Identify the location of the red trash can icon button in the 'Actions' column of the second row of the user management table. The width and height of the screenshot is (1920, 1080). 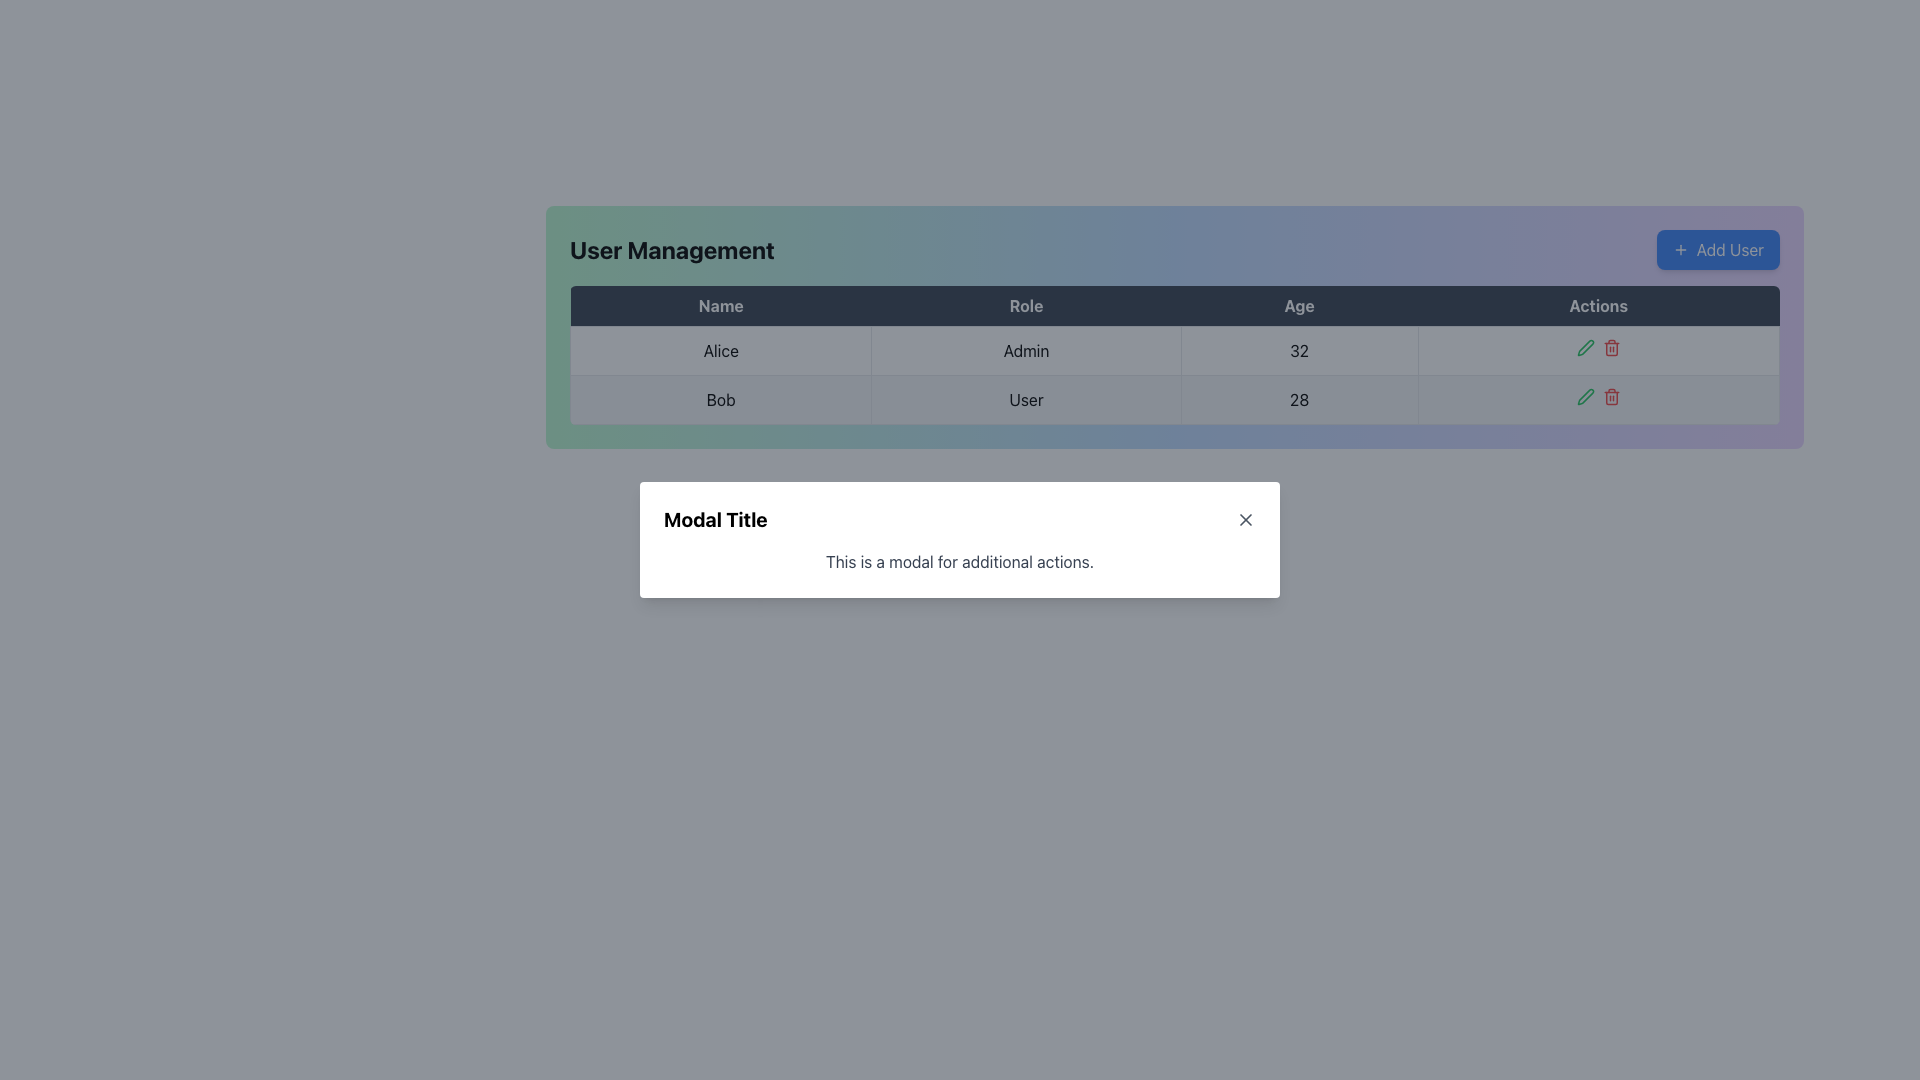
(1611, 397).